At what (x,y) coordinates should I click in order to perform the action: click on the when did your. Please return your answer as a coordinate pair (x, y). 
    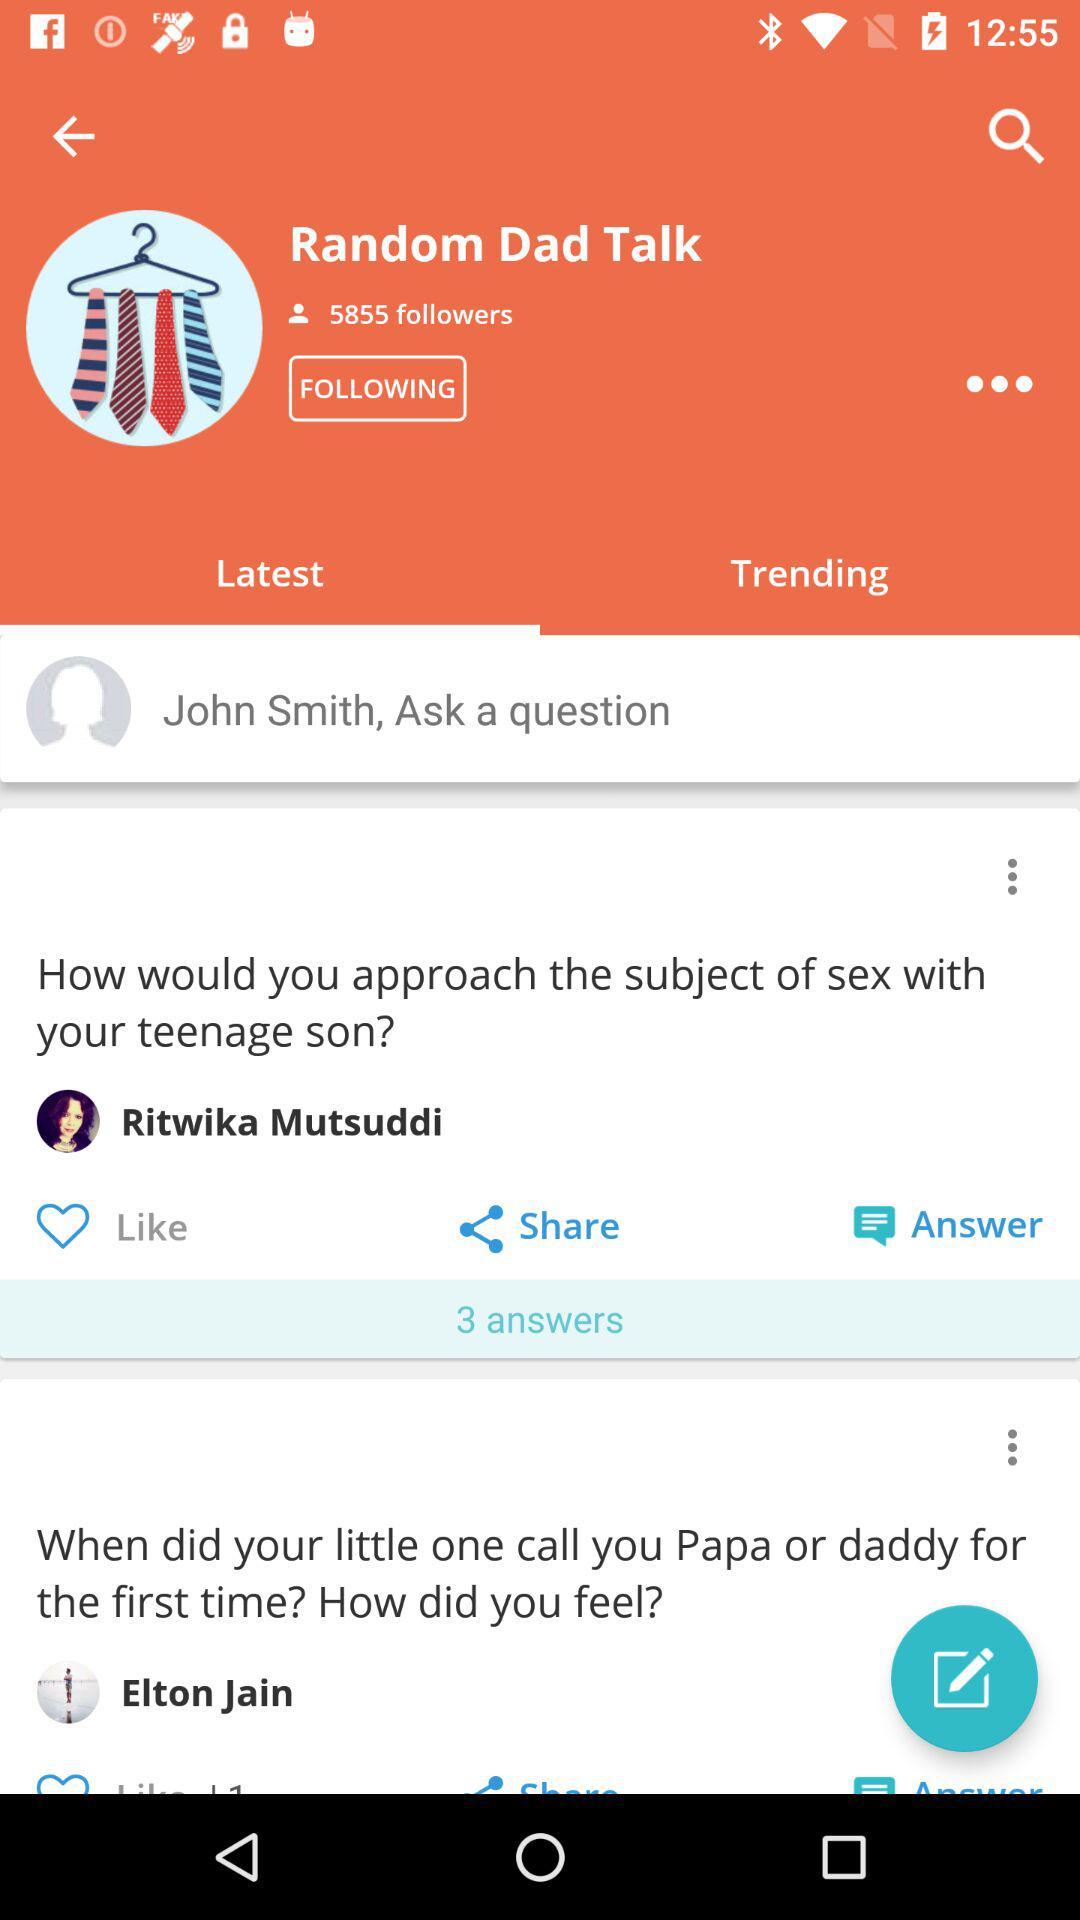
    Looking at the image, I should click on (536, 1571).